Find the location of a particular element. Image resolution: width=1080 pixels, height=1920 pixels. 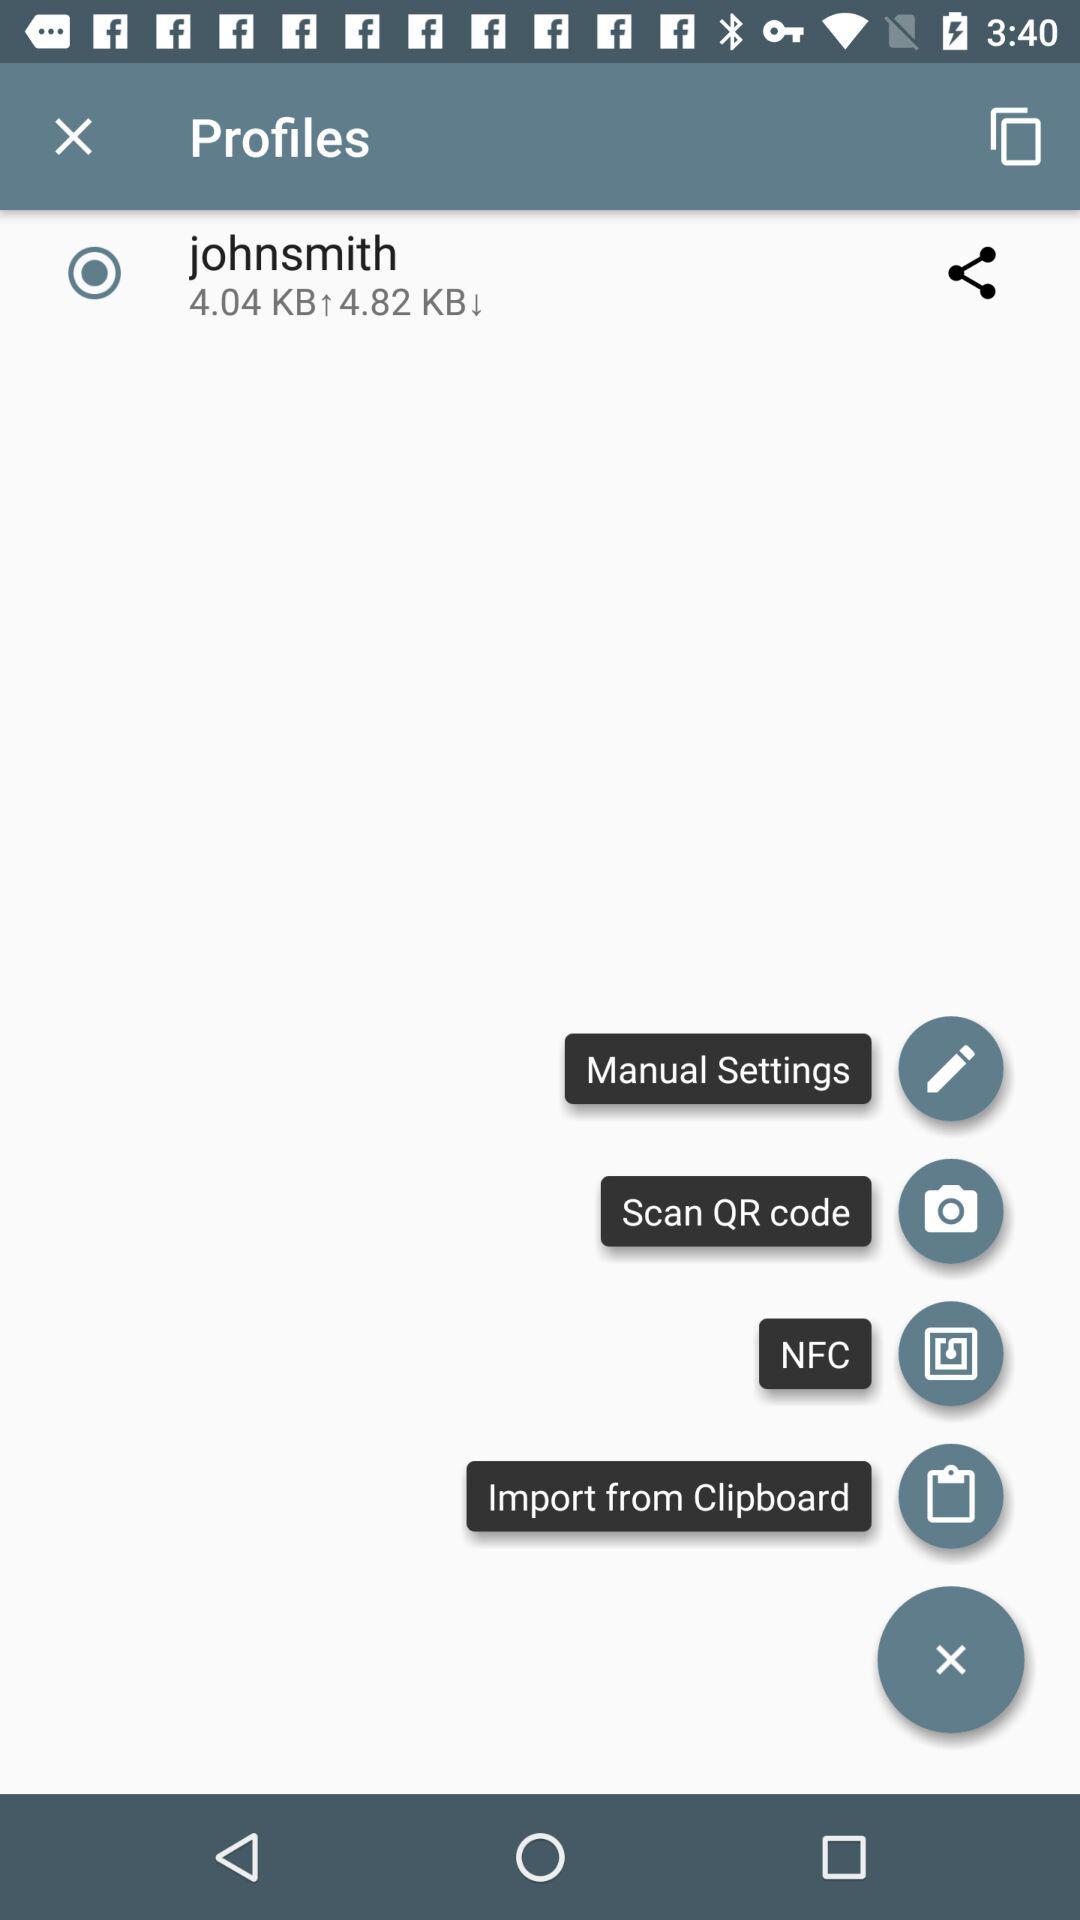

the edit icon is located at coordinates (950, 1067).